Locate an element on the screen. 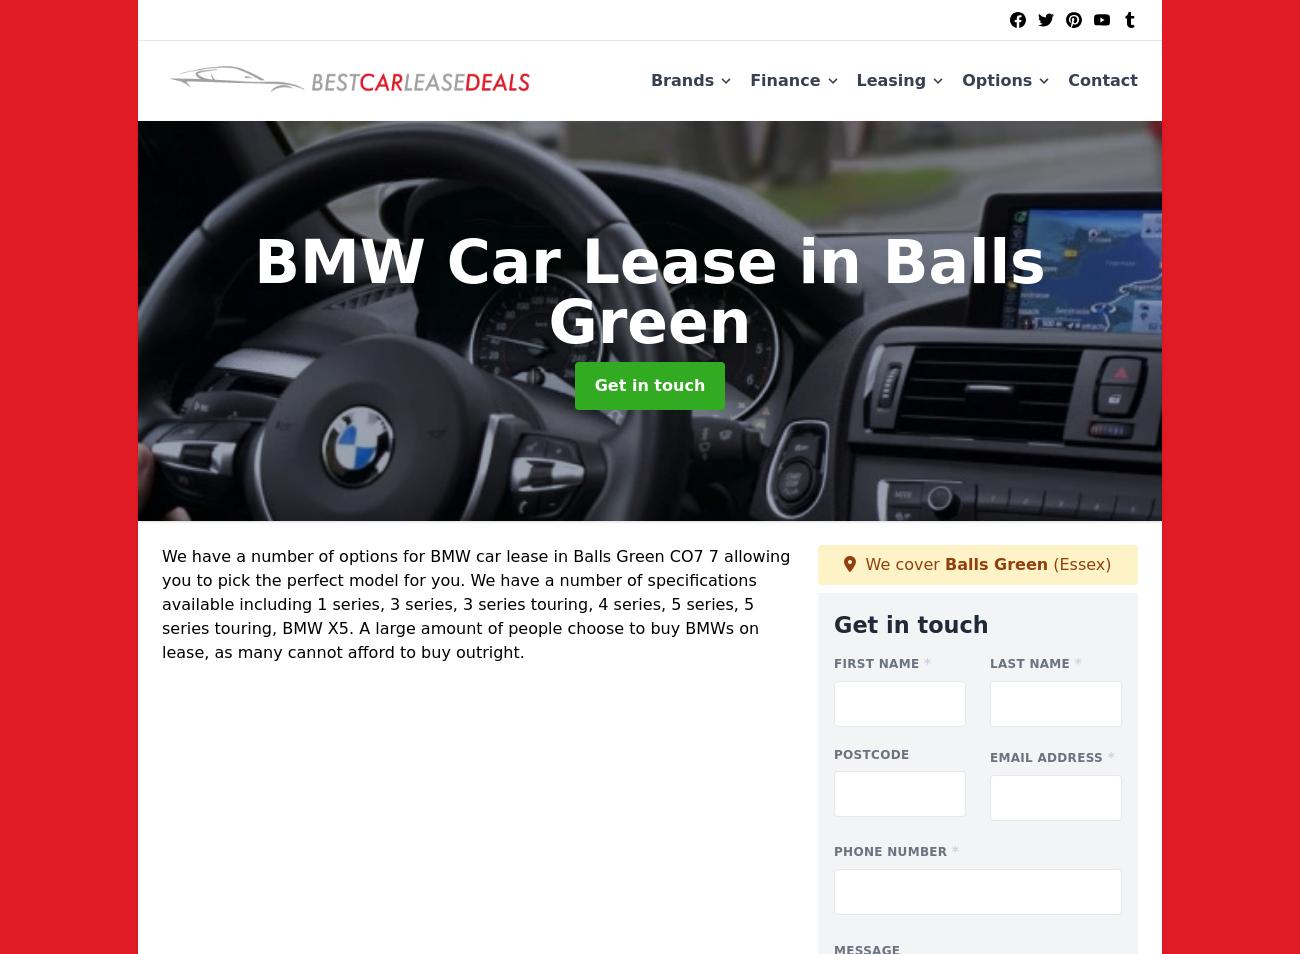 The image size is (1300, 954). 'Postcode' is located at coordinates (833, 754).